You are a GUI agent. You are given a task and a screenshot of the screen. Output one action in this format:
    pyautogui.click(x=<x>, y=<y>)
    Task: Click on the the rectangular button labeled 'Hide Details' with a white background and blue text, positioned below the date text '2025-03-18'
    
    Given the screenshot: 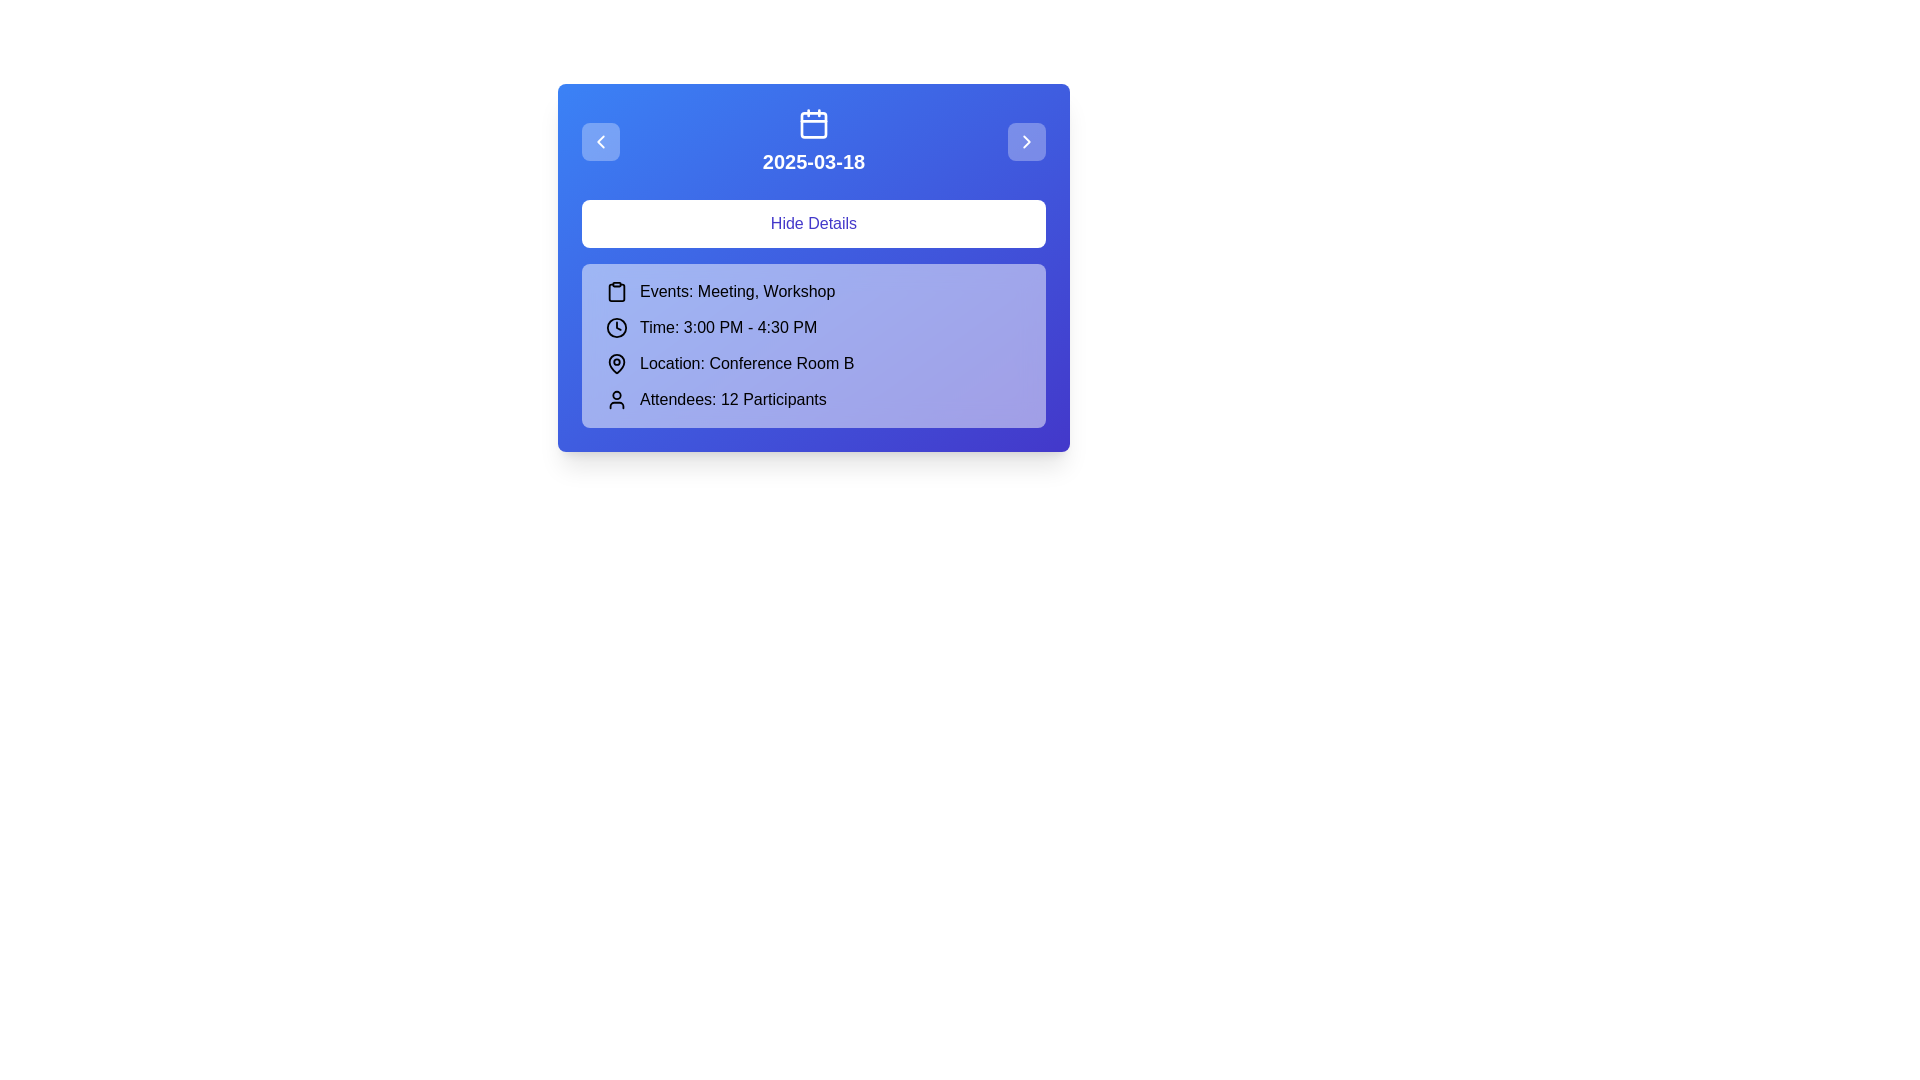 What is the action you would take?
    pyautogui.click(x=814, y=223)
    